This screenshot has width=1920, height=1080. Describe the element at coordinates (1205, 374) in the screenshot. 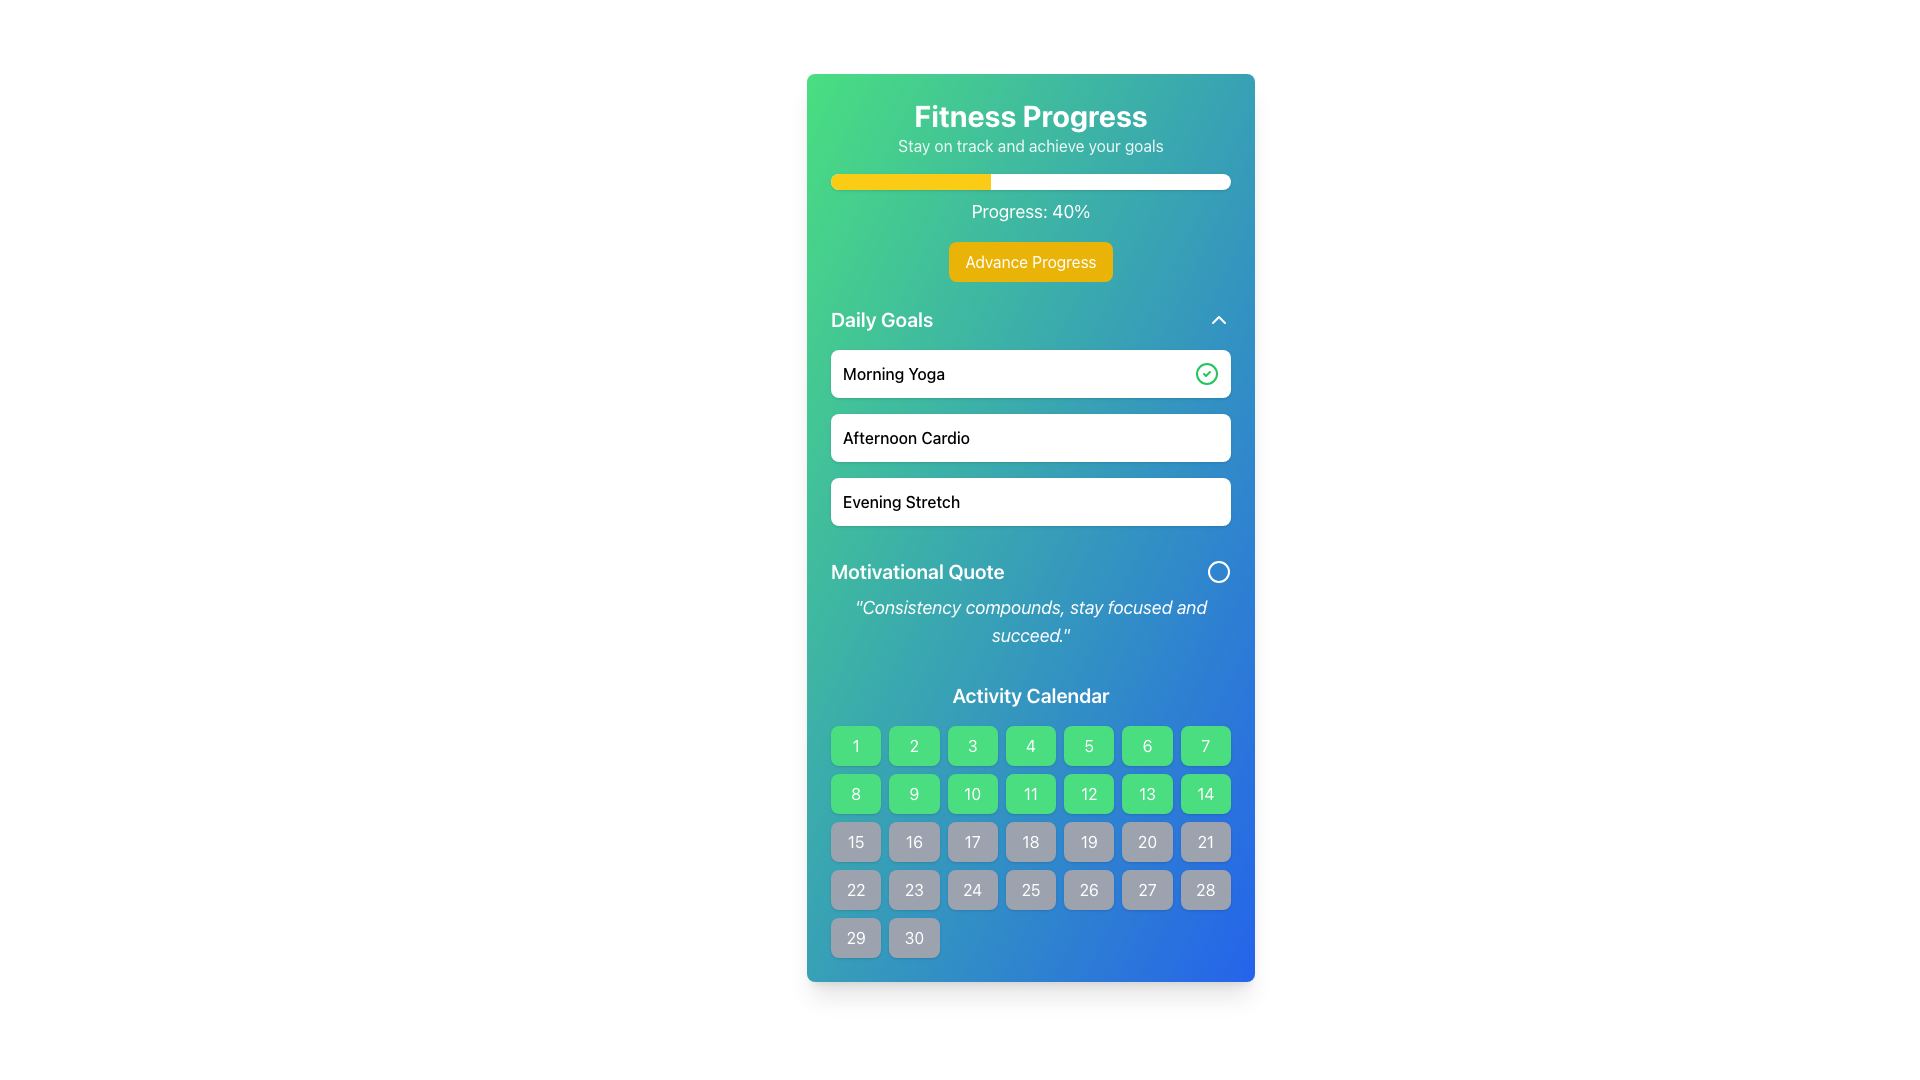

I see `the circular part of the icon indicating status or completion in the 'Daily Goals' section, located to the right of the 'Morning Yoga' text box` at that location.